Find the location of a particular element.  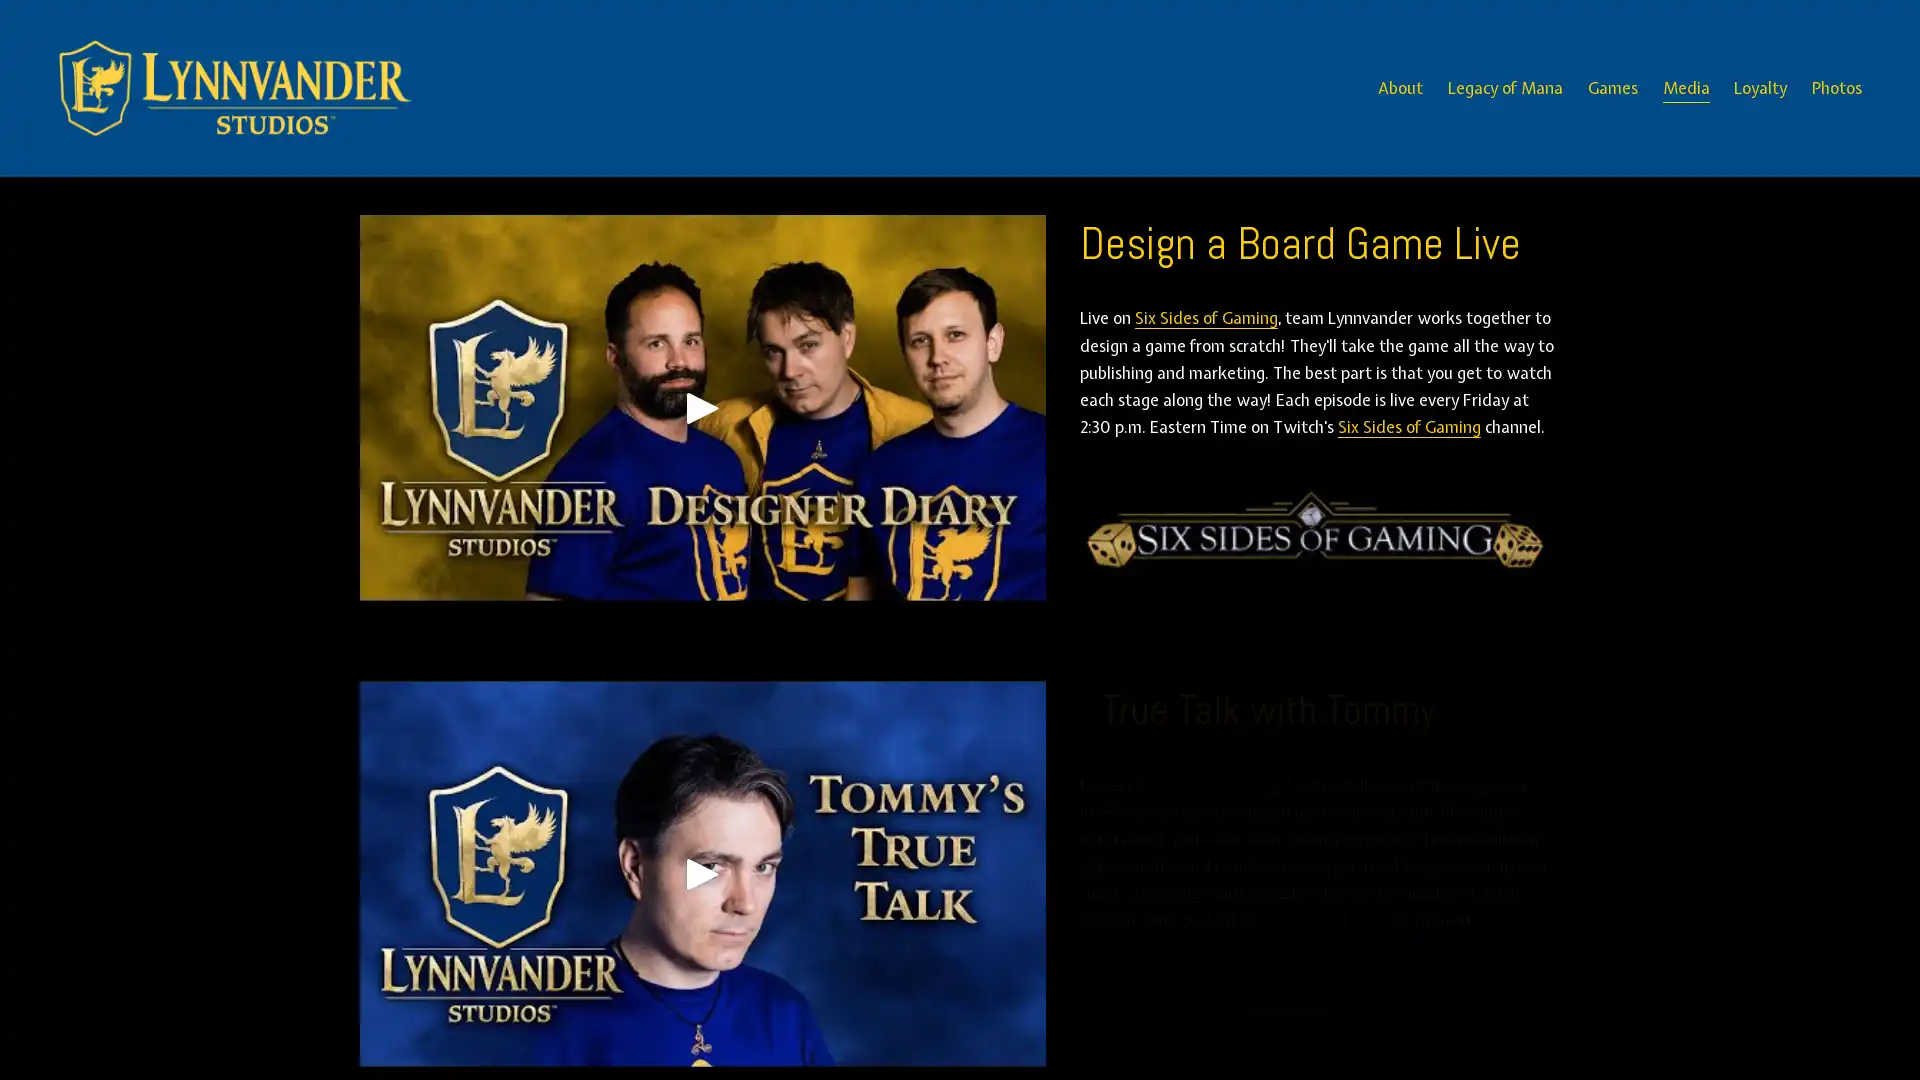

Play is located at coordinates (701, 406).